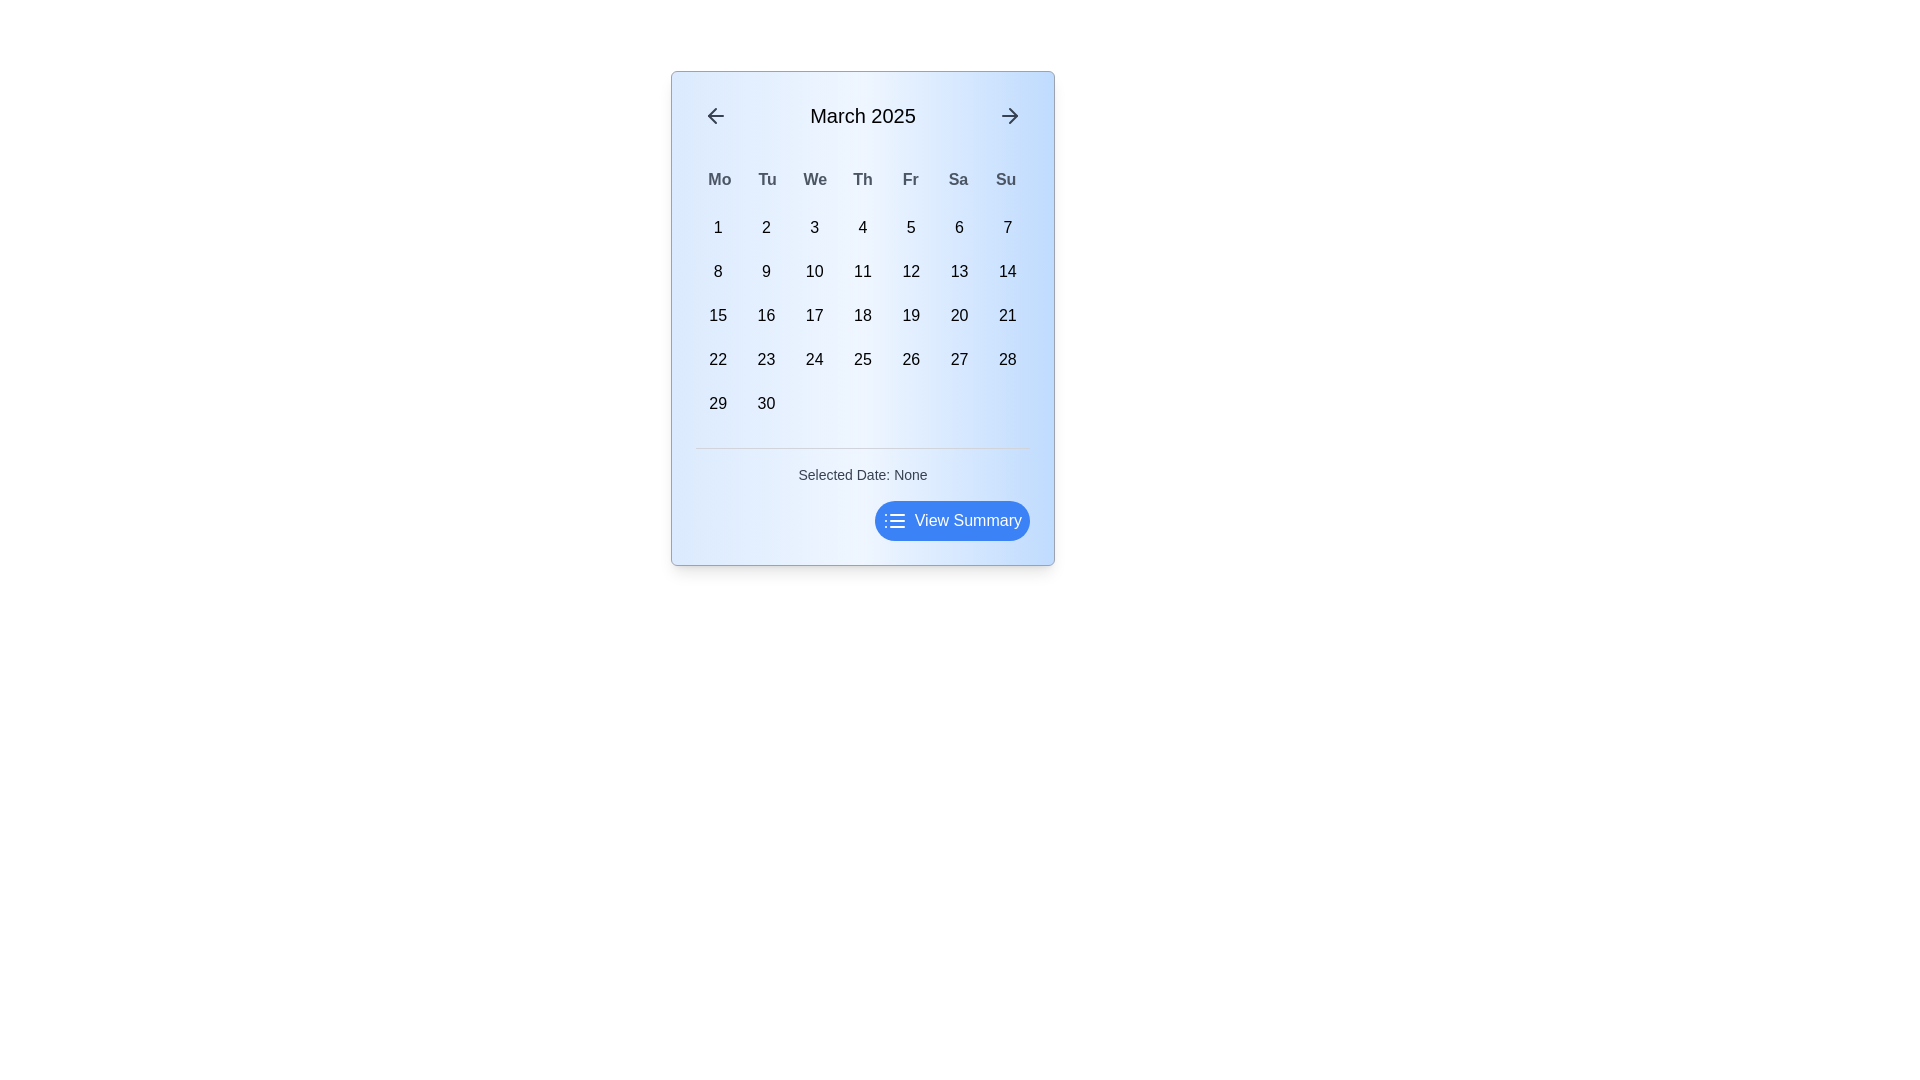 The height and width of the screenshot is (1080, 1920). What do you see at coordinates (910, 315) in the screenshot?
I see `the button representing the date '19' in the calendar grid for March 2025` at bounding box center [910, 315].